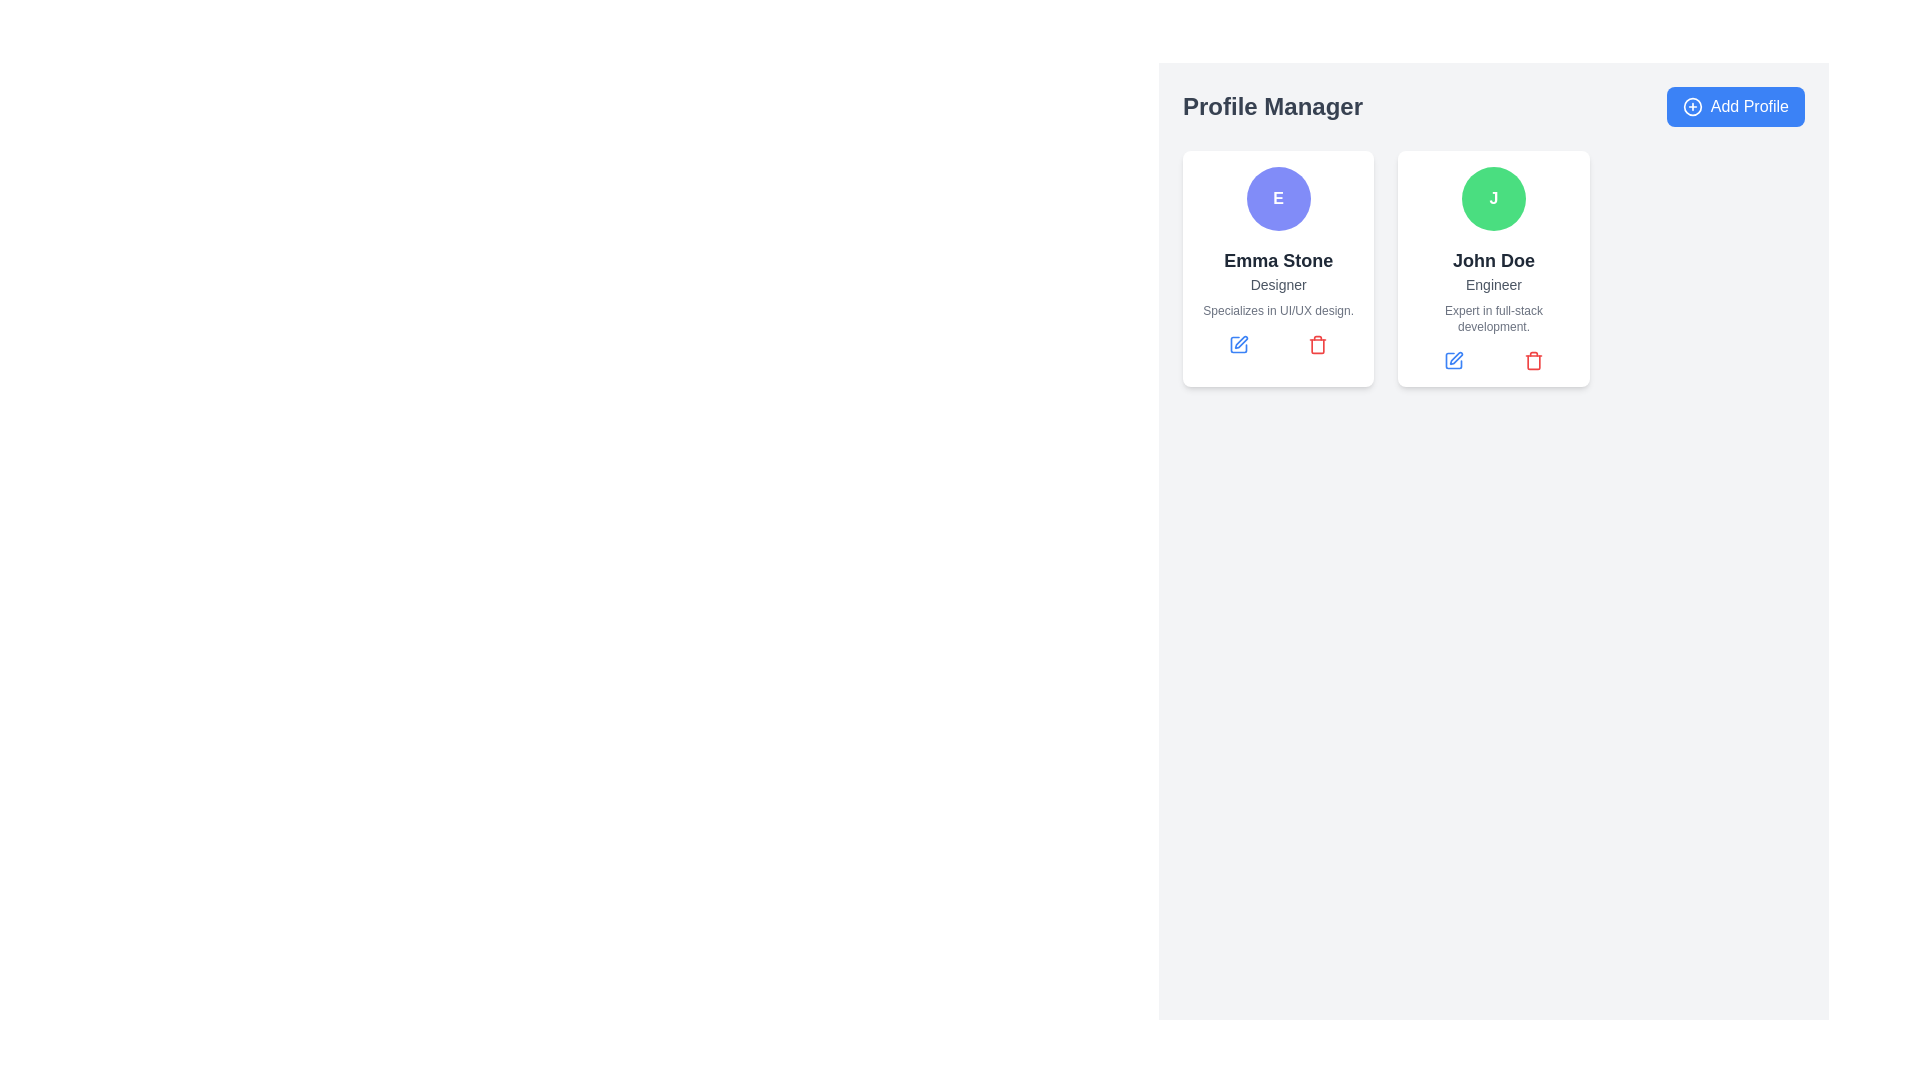 Image resolution: width=1920 pixels, height=1080 pixels. What do you see at coordinates (1493, 318) in the screenshot?
I see `text label that provides additional descriptive information about the expertise of the profile named 'John Doe', located beneath the 'Engineer' label in the profile card` at bounding box center [1493, 318].